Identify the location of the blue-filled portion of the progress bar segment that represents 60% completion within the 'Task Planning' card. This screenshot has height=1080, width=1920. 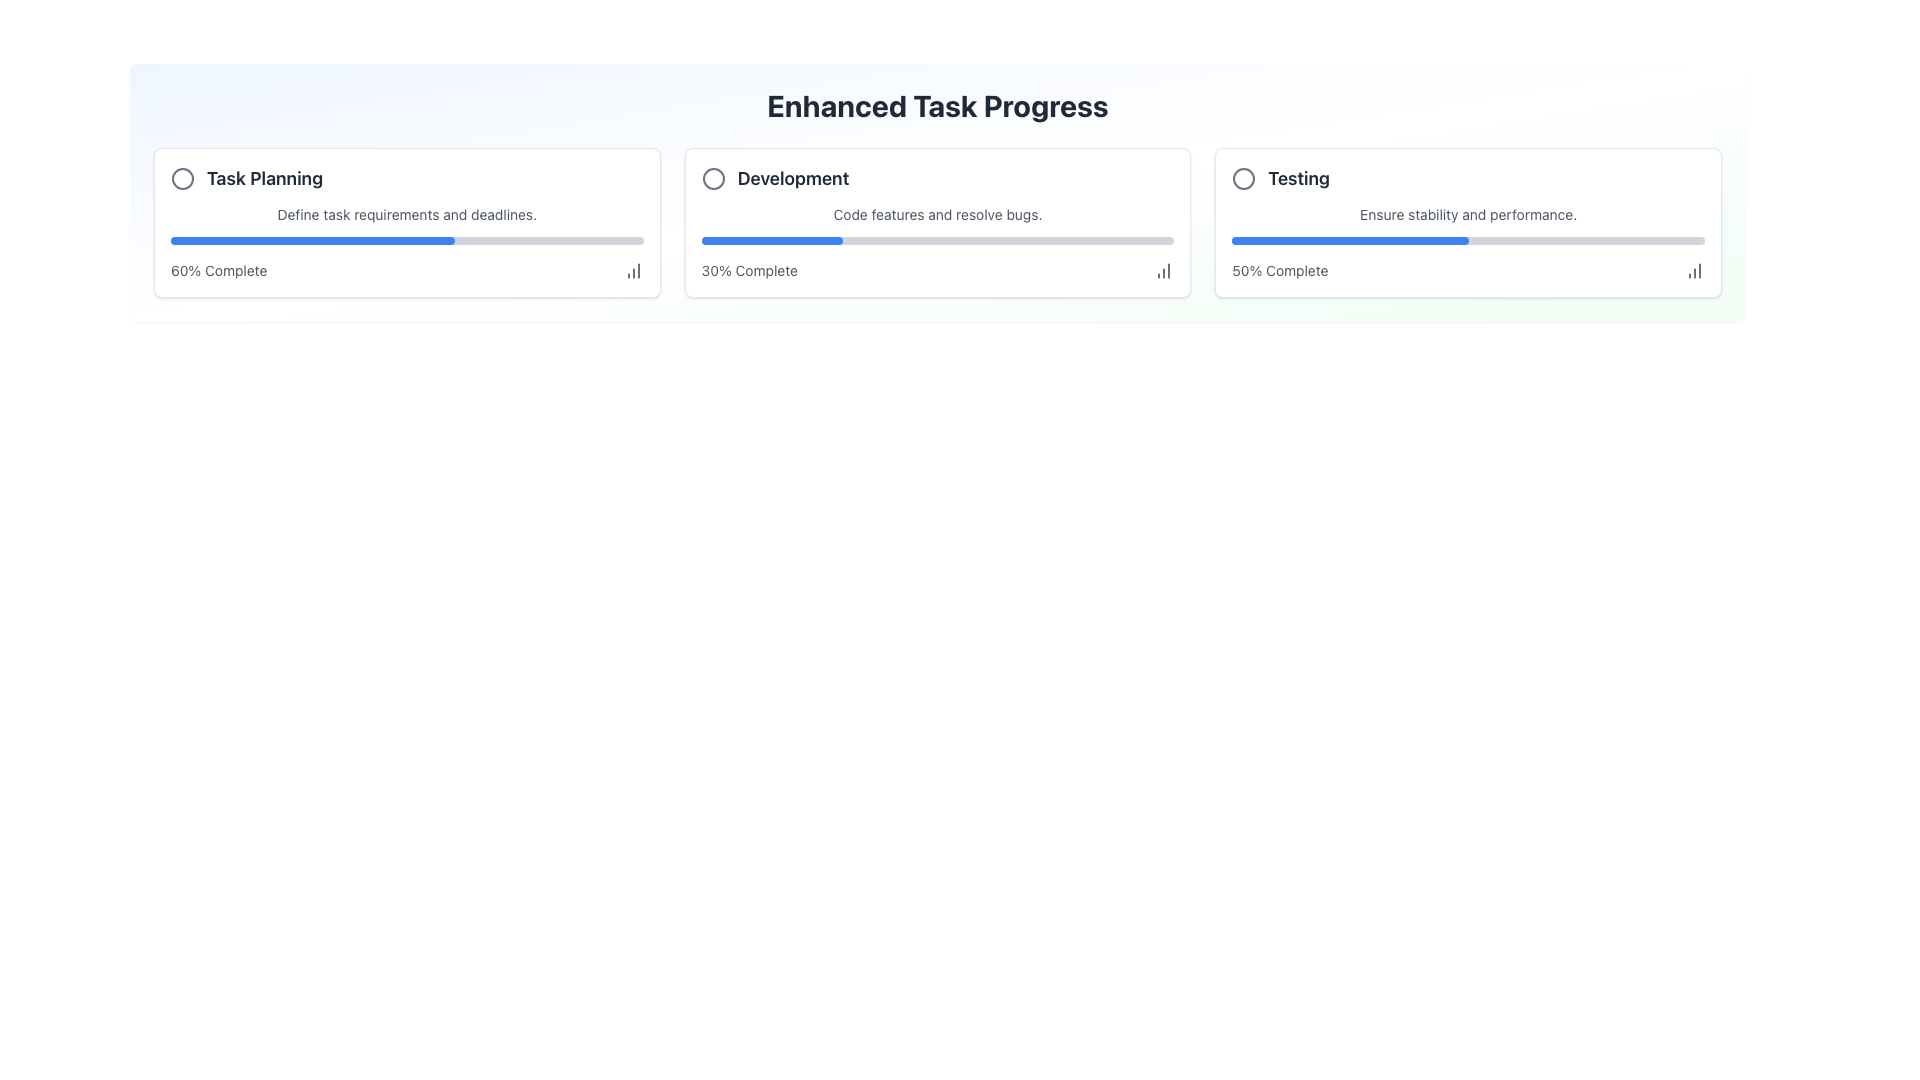
(311, 239).